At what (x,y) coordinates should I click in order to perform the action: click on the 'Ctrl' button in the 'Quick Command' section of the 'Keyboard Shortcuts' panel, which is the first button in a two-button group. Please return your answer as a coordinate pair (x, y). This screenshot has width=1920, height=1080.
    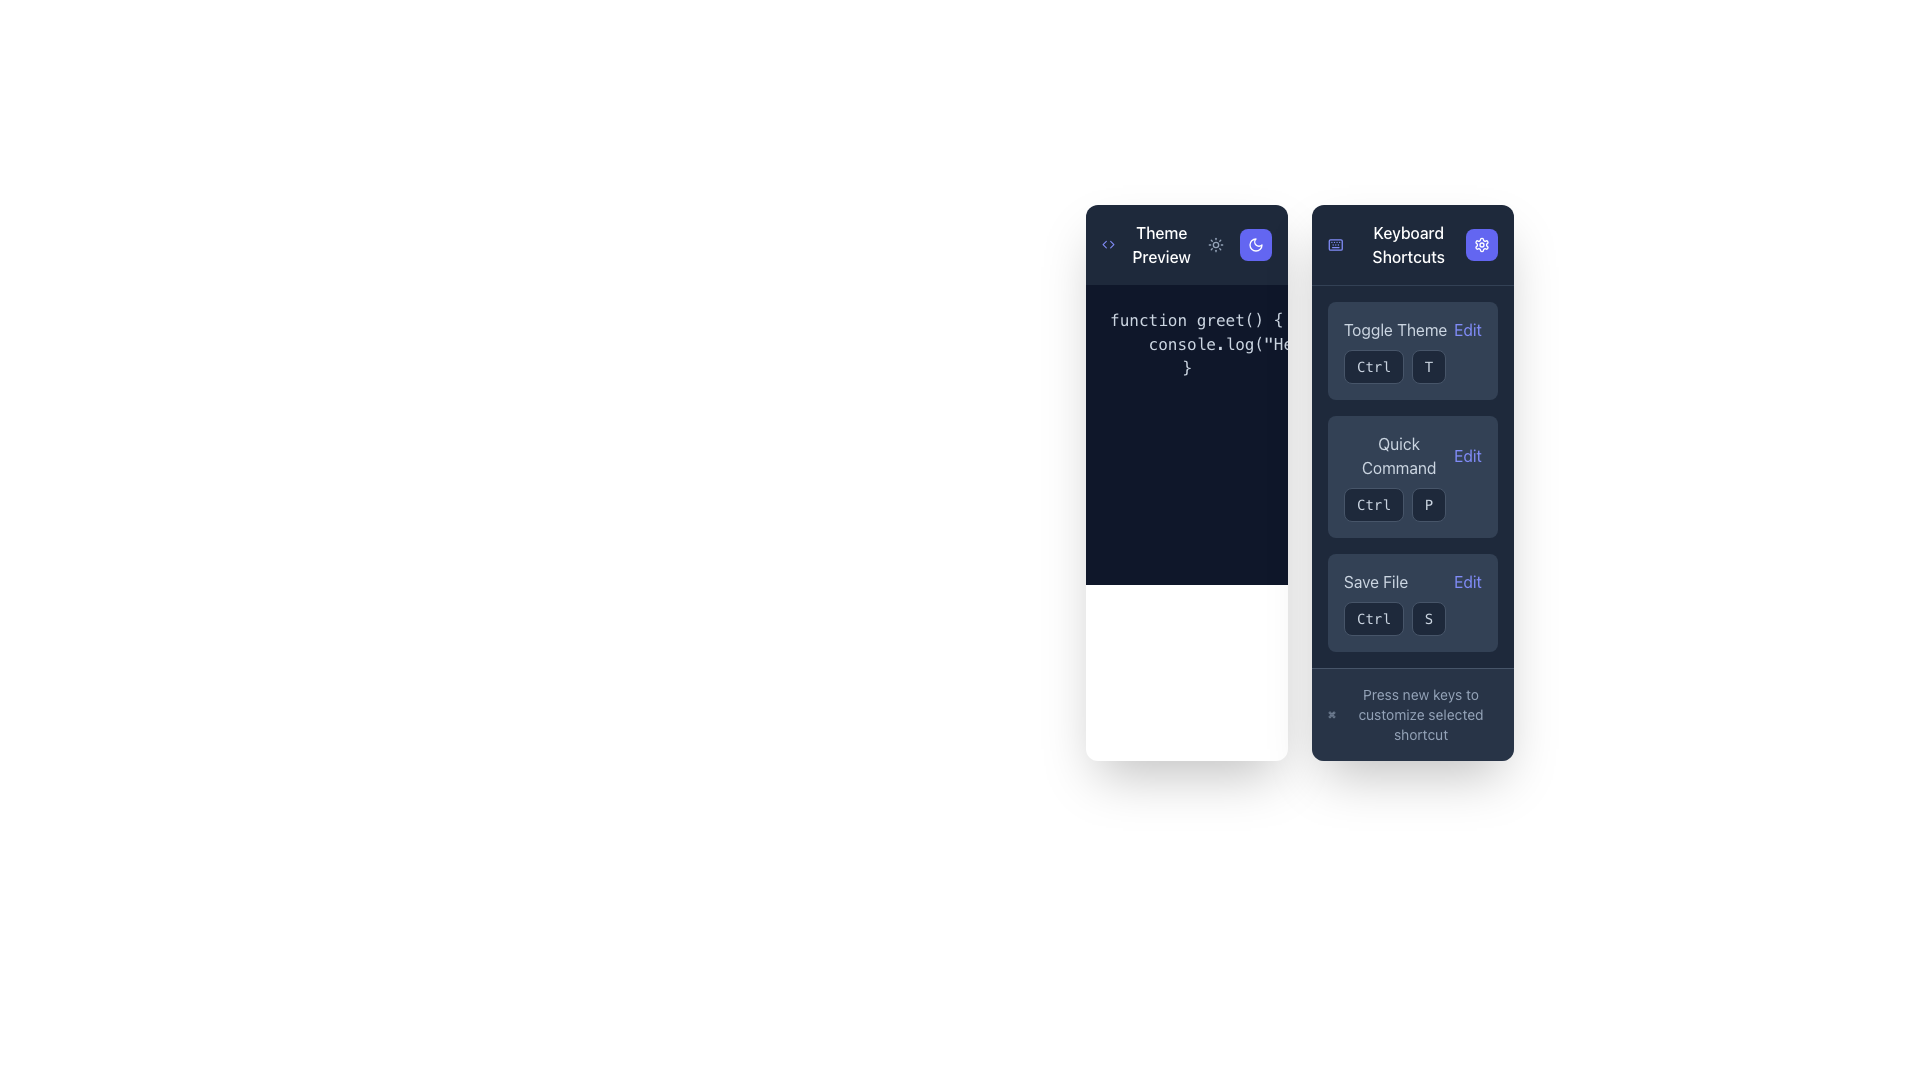
    Looking at the image, I should click on (1372, 504).